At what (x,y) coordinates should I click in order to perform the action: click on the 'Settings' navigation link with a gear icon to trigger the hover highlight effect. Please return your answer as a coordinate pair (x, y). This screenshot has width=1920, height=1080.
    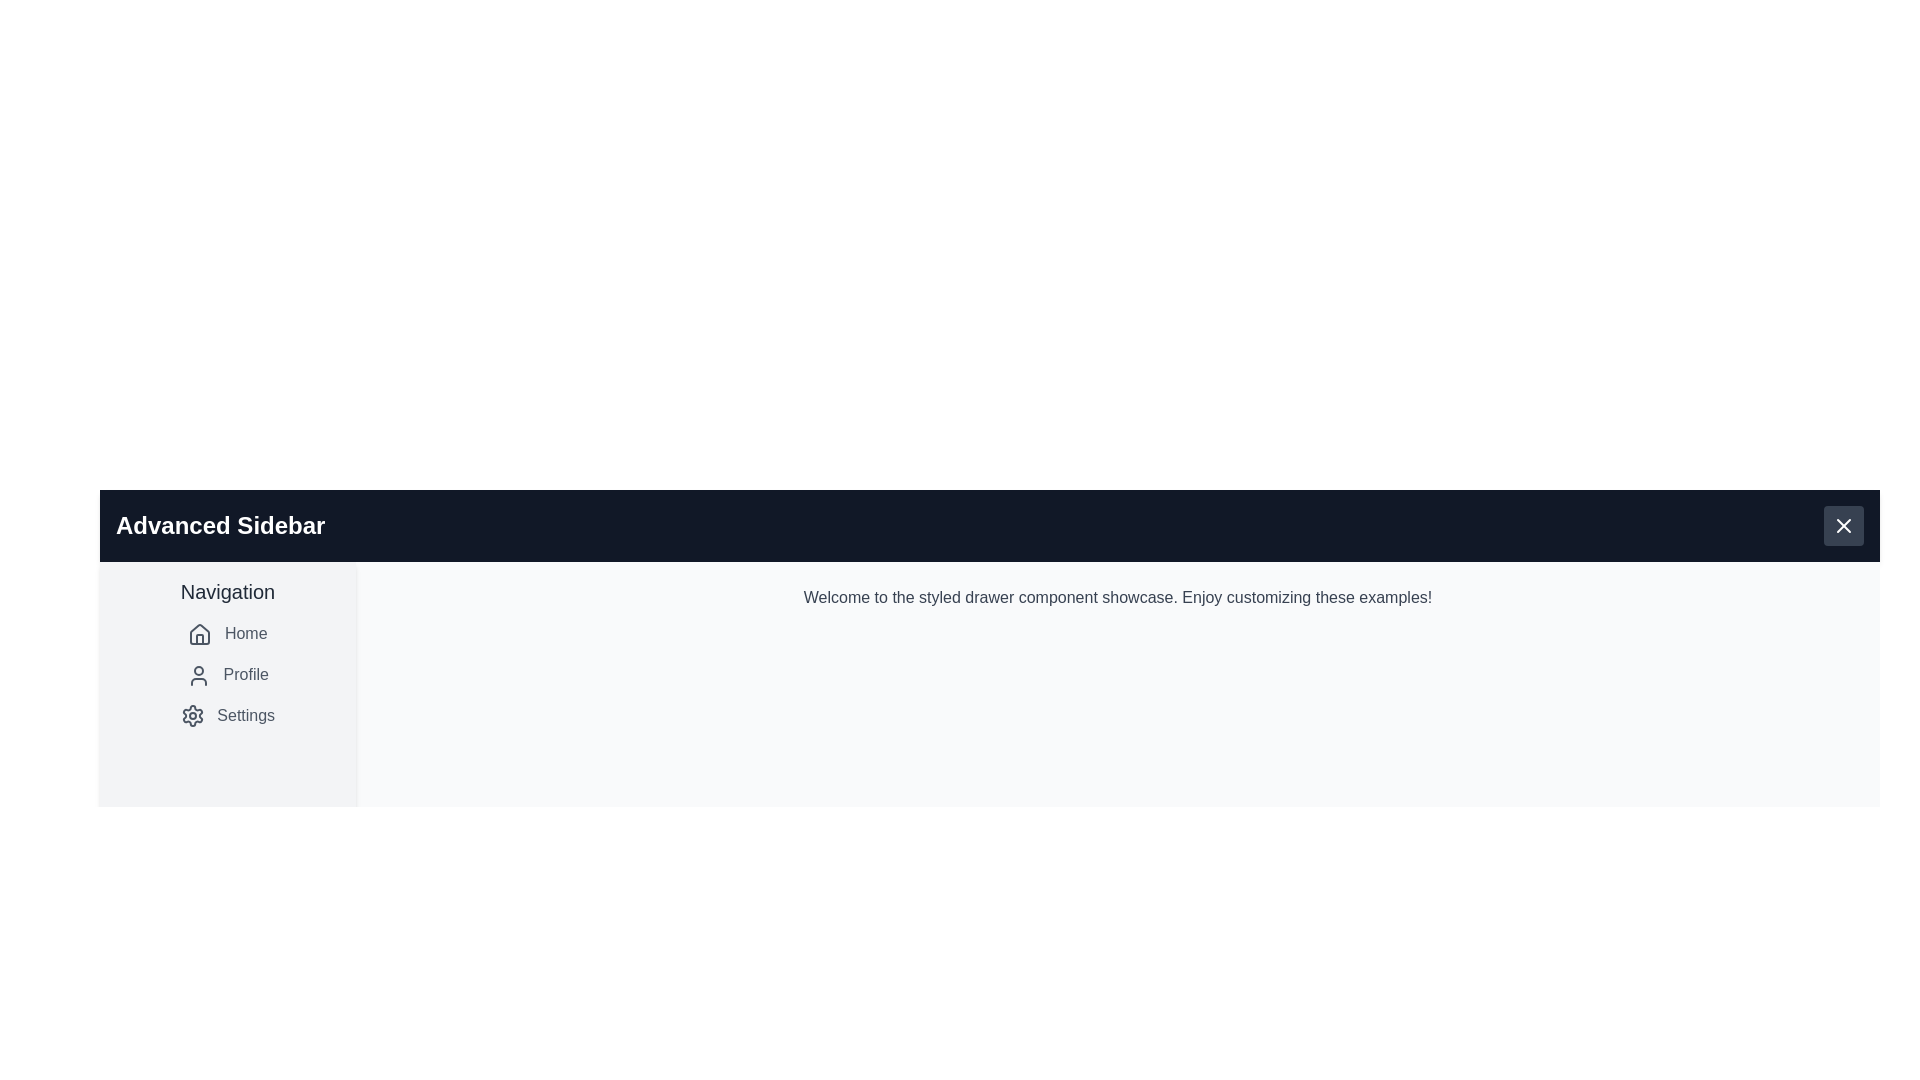
    Looking at the image, I should click on (227, 713).